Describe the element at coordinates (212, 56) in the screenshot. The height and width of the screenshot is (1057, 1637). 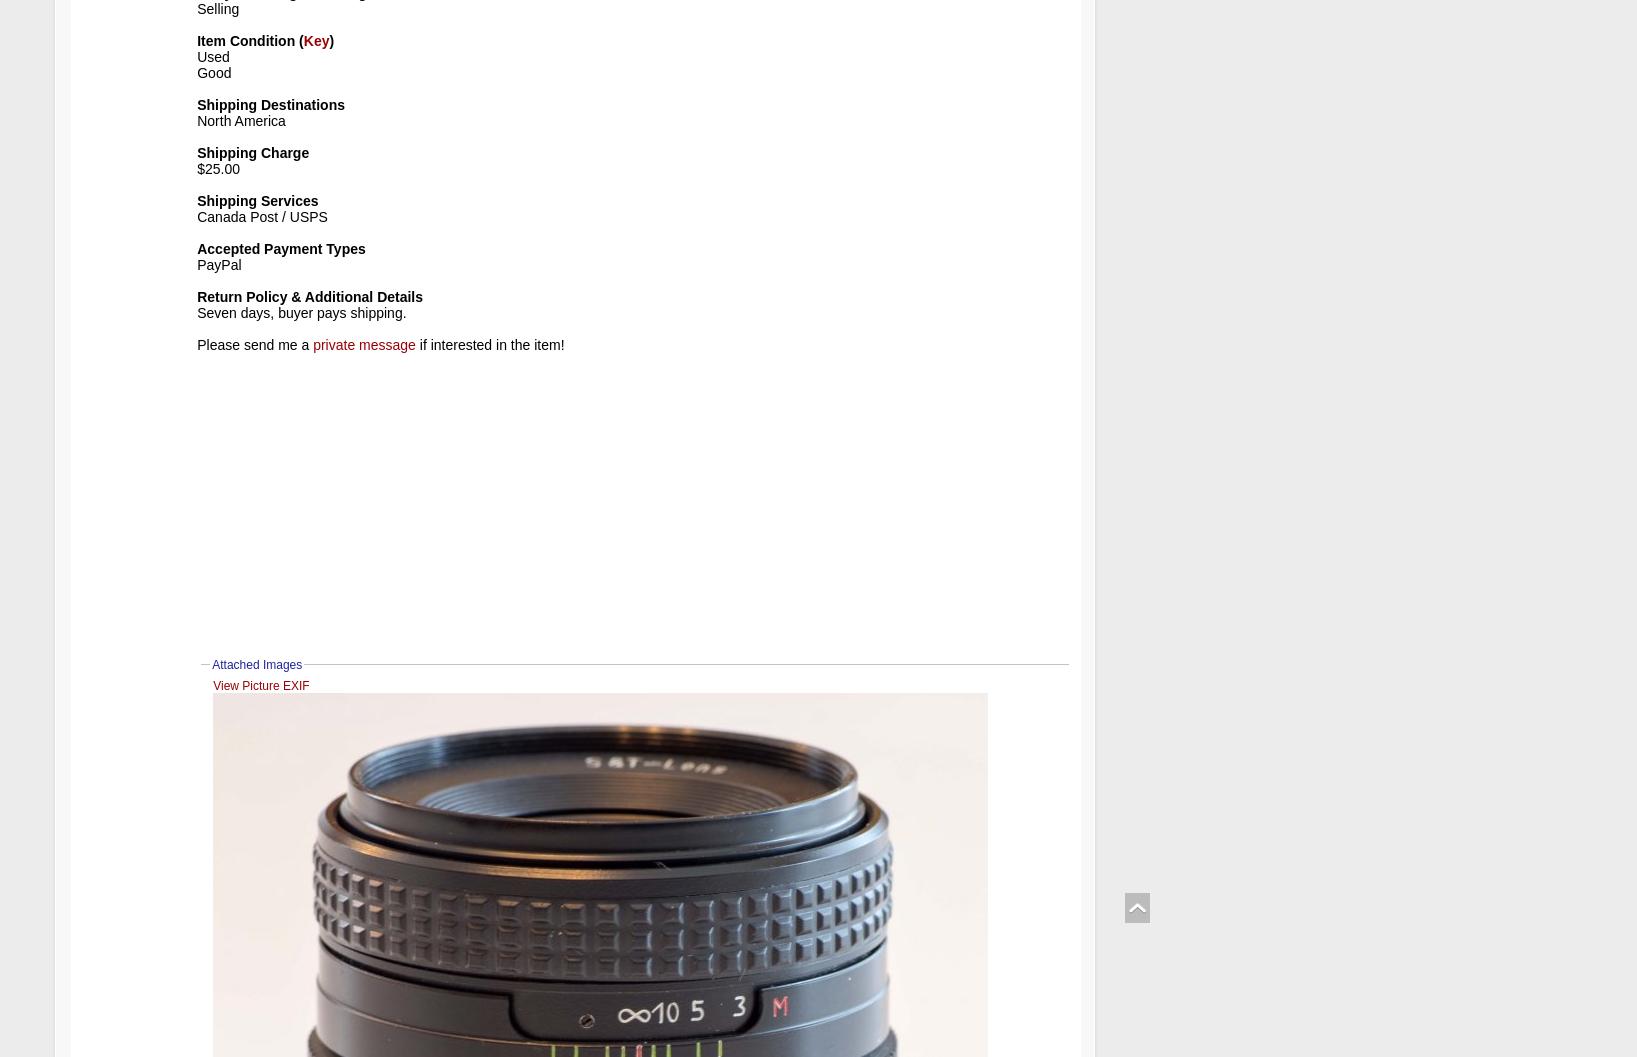
I see `'Used'` at that location.